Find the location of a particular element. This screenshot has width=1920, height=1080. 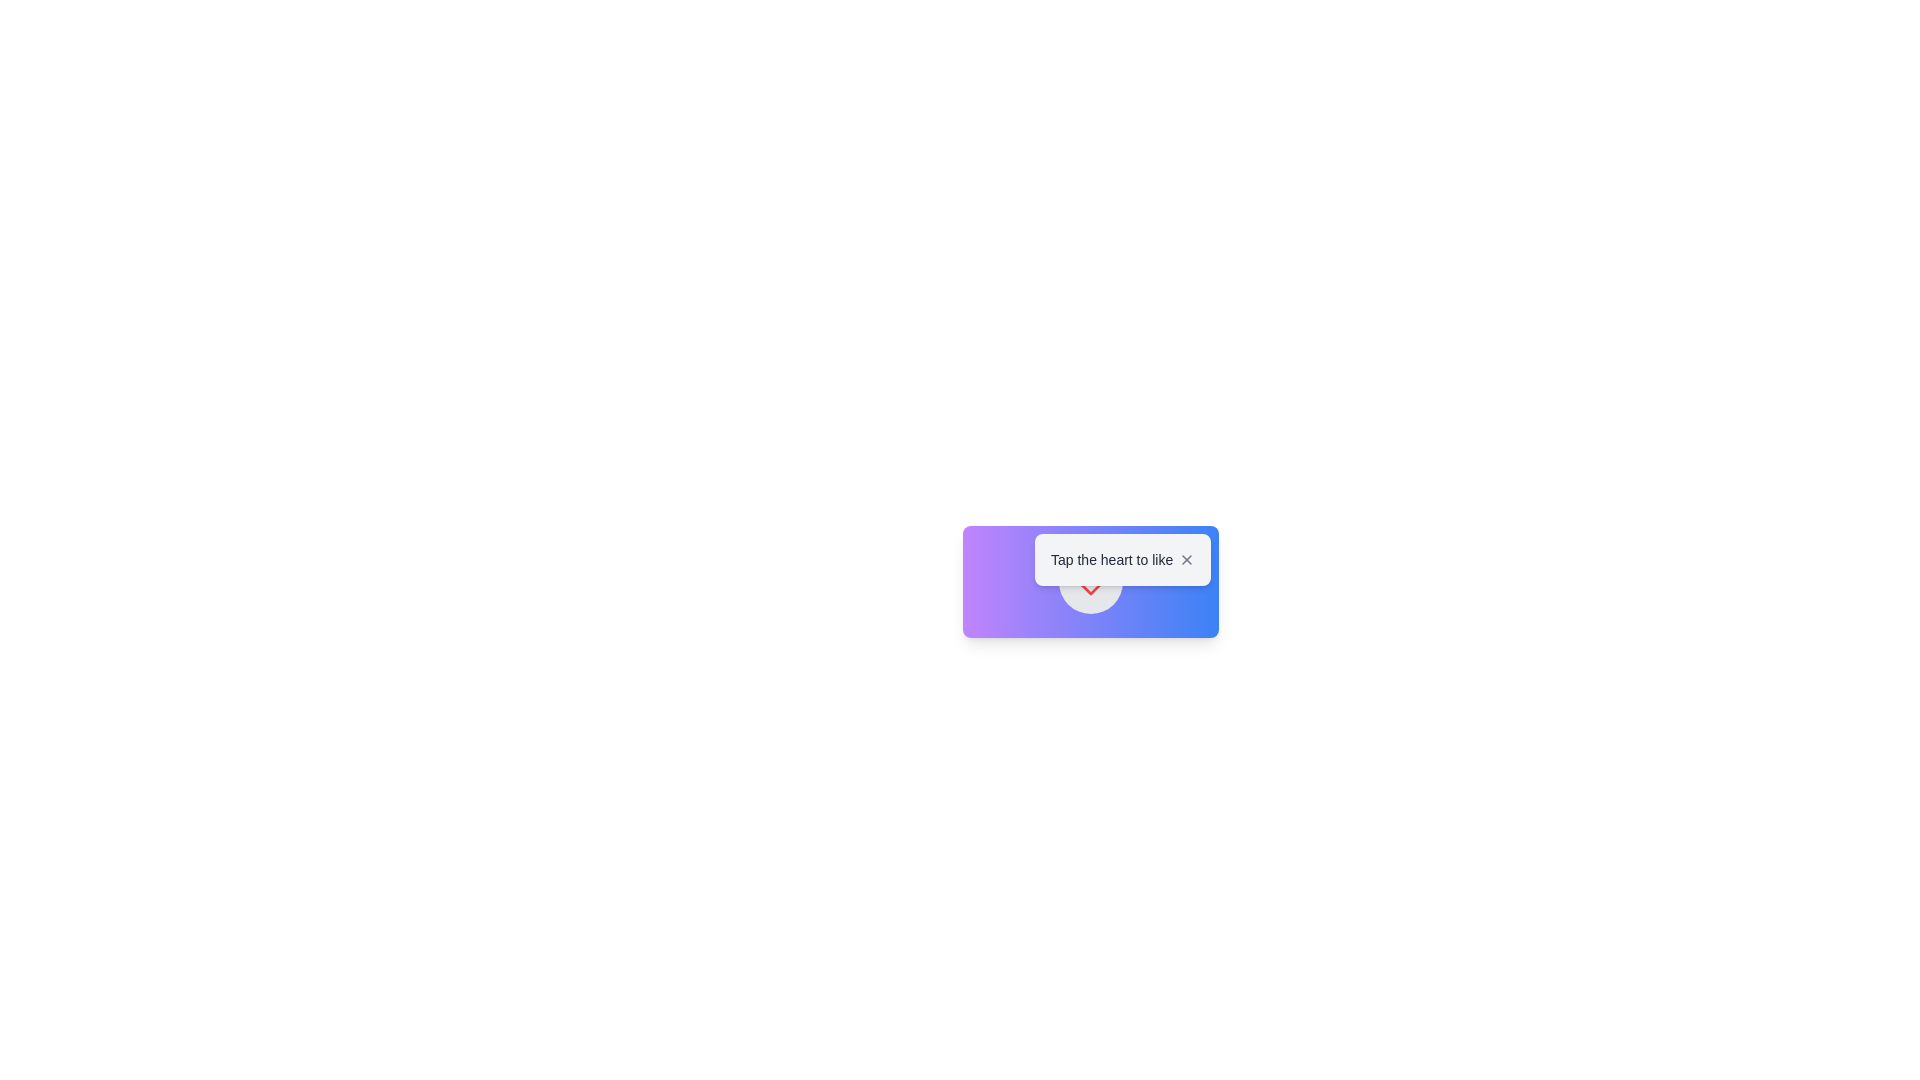

the close button represented by an 'X' is located at coordinates (1186, 559).